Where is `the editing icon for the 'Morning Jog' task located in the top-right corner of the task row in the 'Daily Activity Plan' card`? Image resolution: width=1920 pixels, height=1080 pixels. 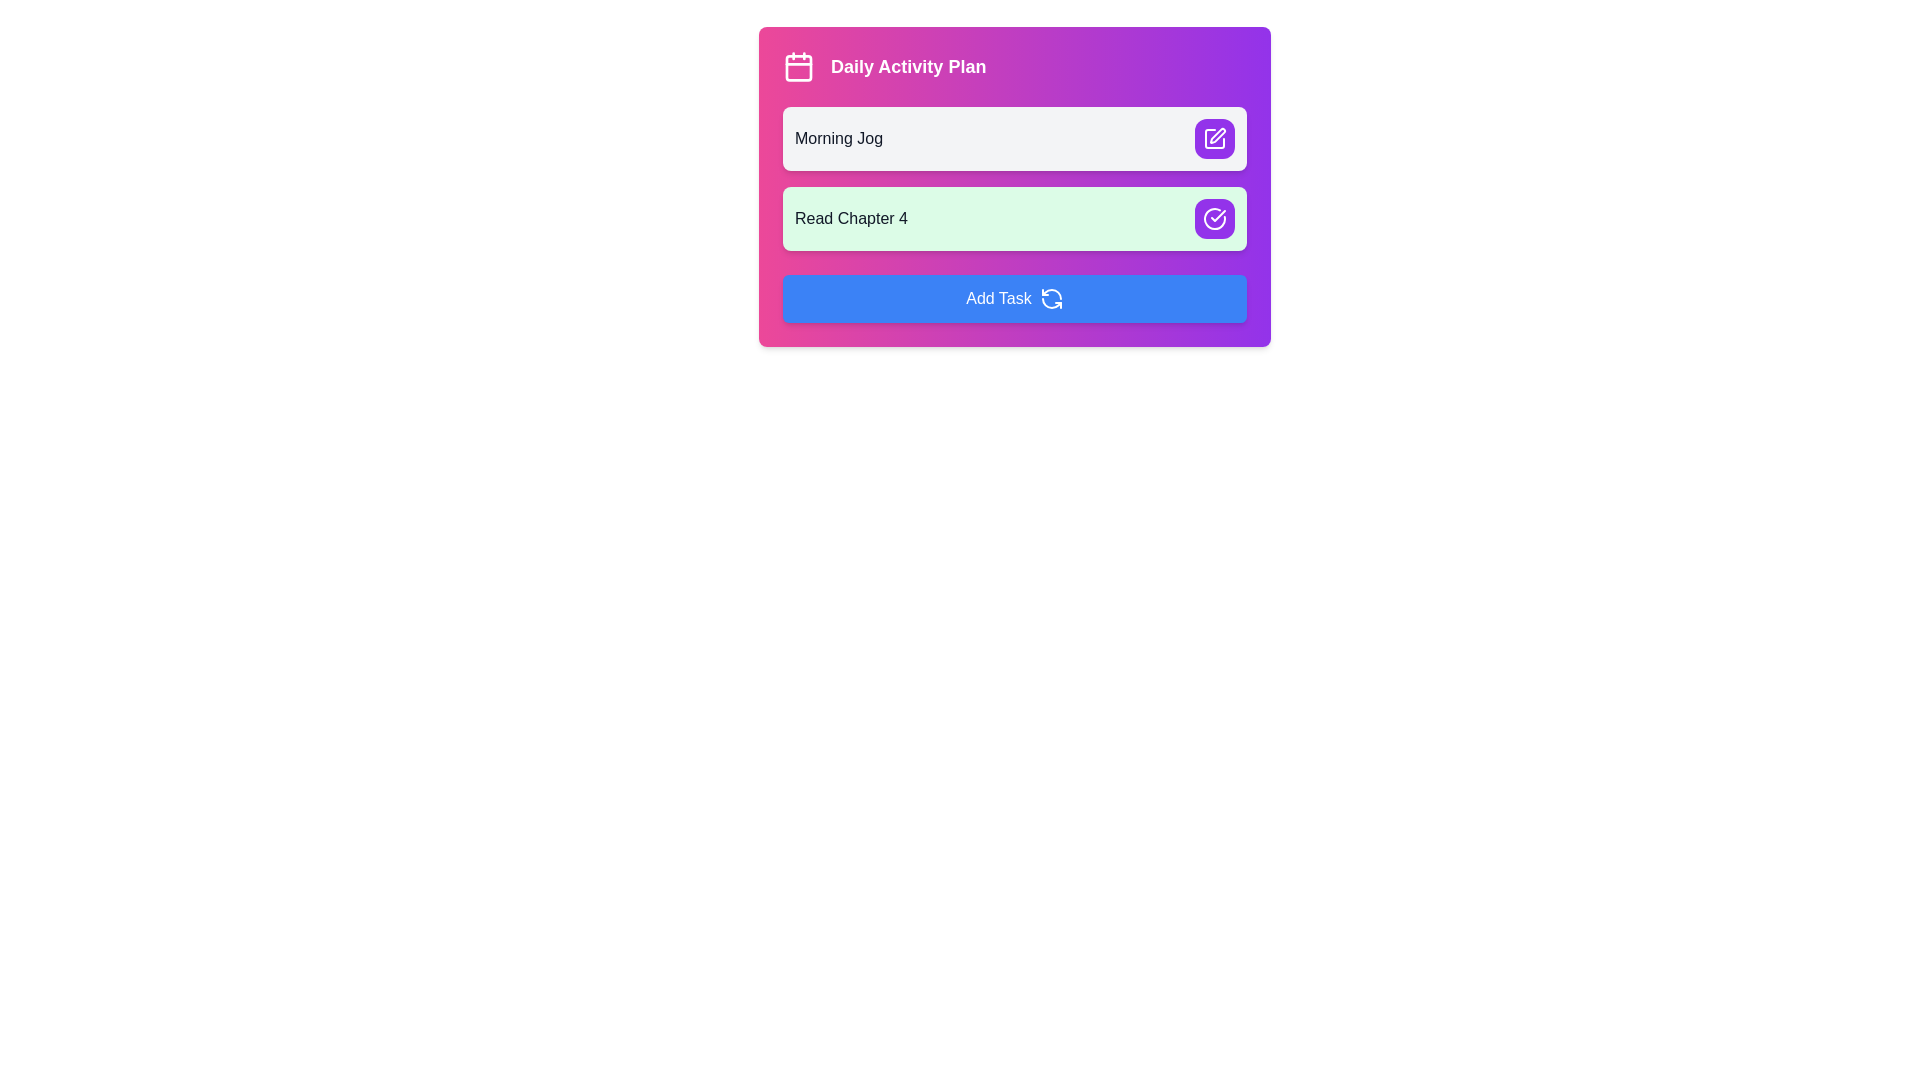 the editing icon for the 'Morning Jog' task located in the top-right corner of the task row in the 'Daily Activity Plan' card is located at coordinates (1213, 137).